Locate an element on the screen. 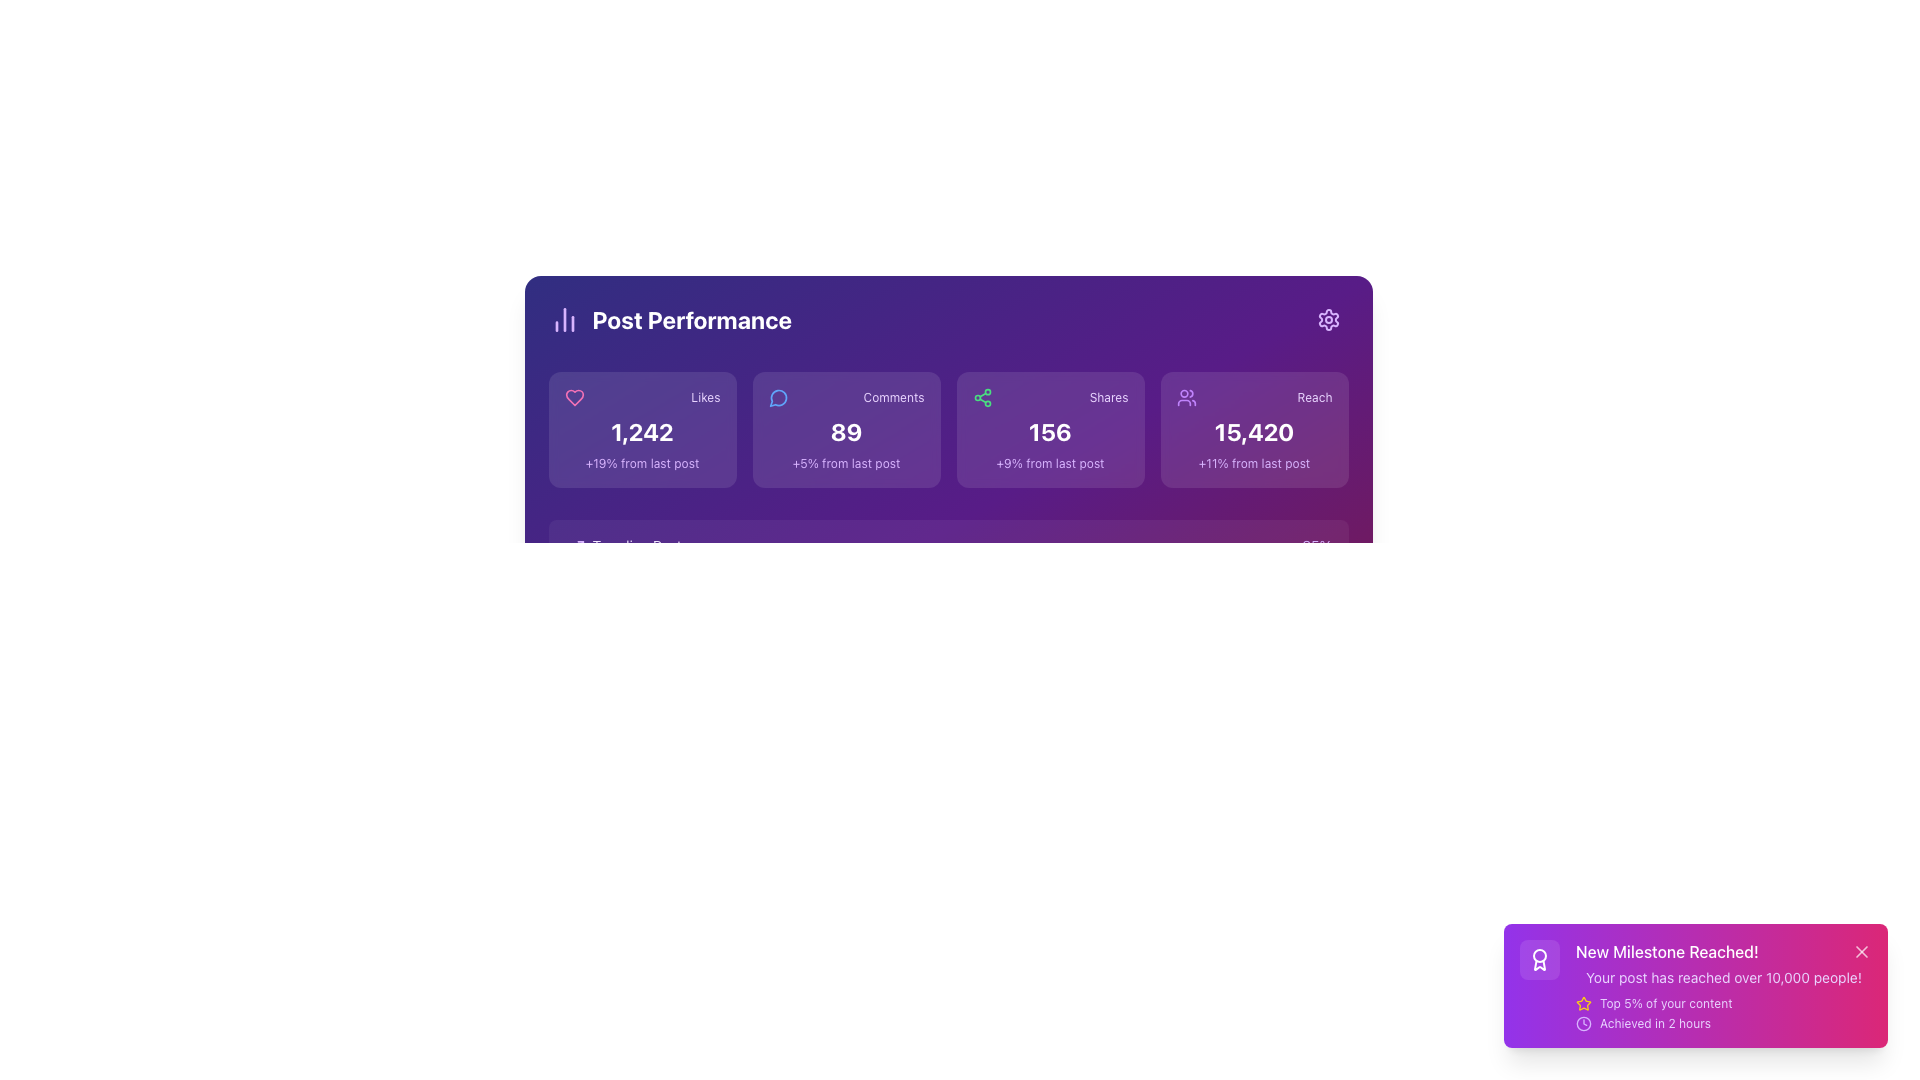  the text label for the 'Reach' performance metric, which is located at the top-right of the fifth statistic card and above the numerical statistic of 15,420 is located at coordinates (1315, 397).